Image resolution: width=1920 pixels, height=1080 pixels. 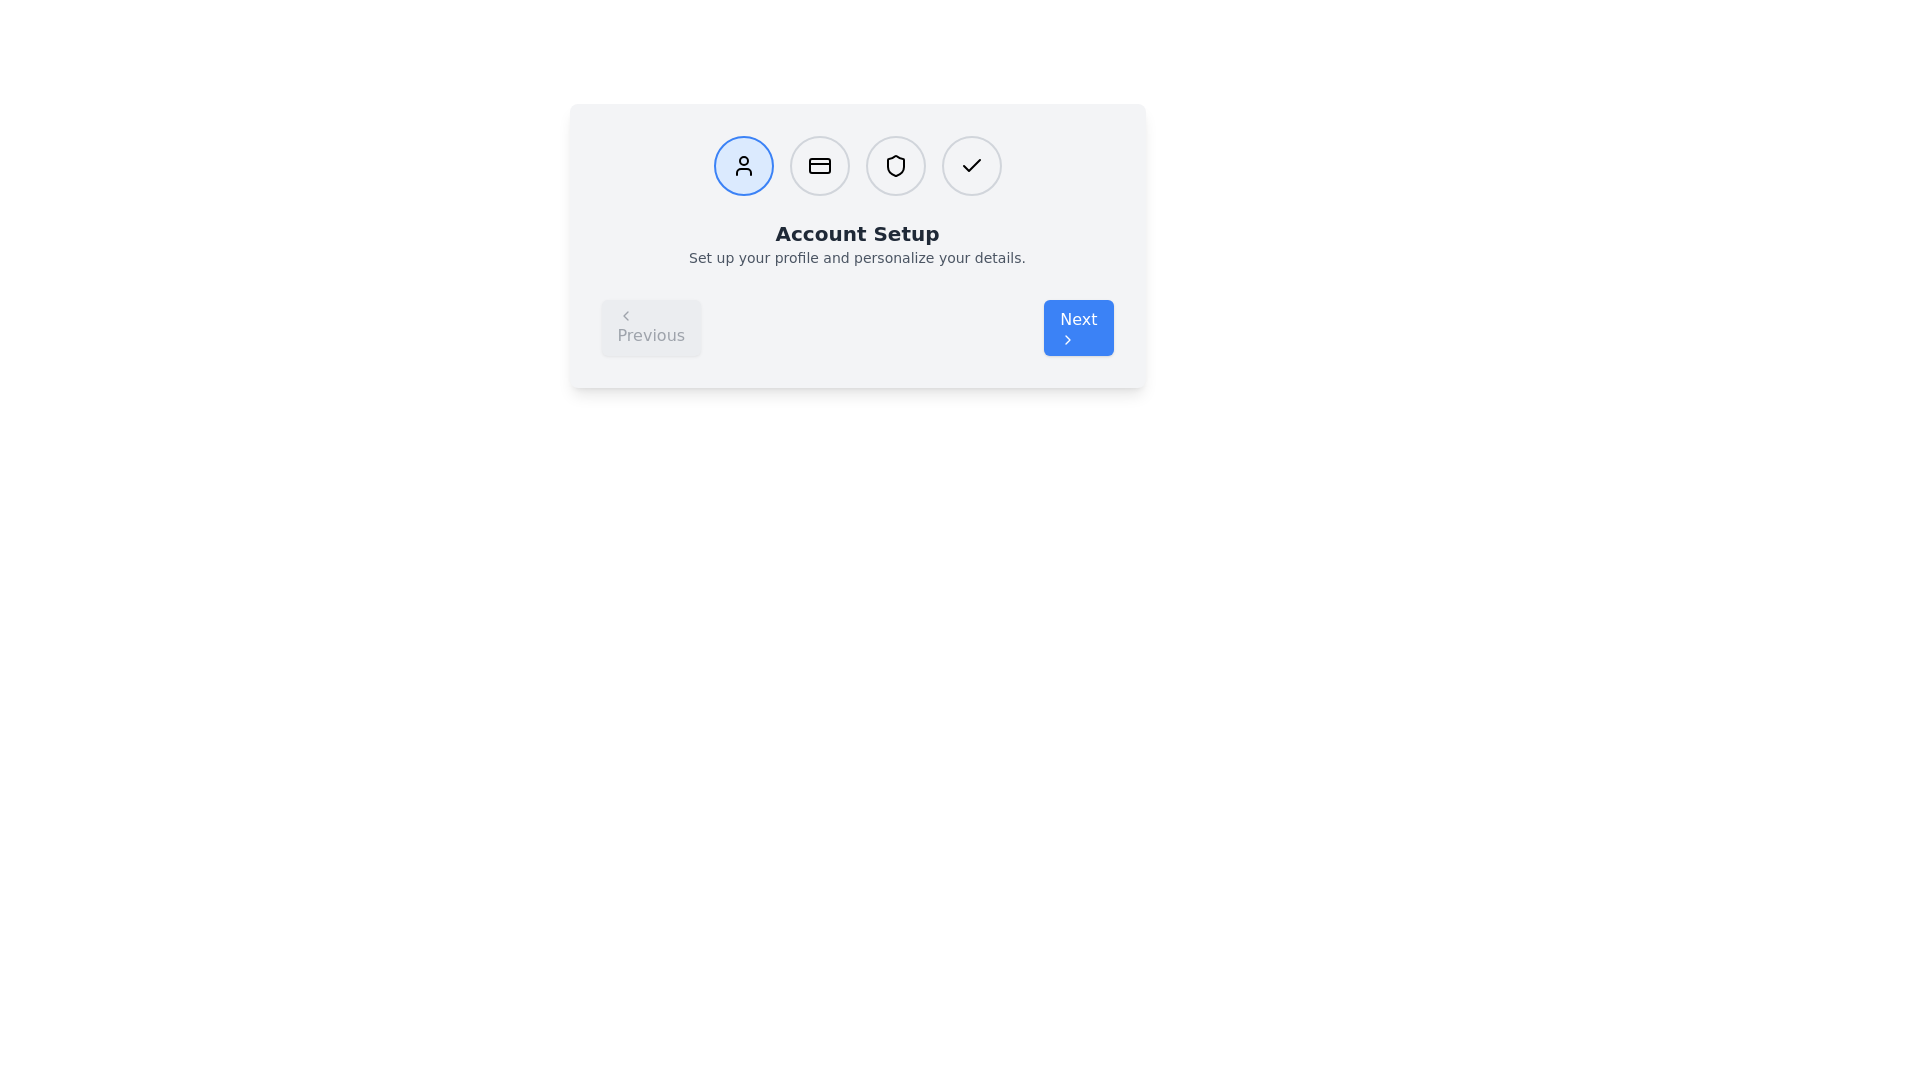 I want to click on the user profile button located at the top of the modal interface, so click(x=742, y=164).